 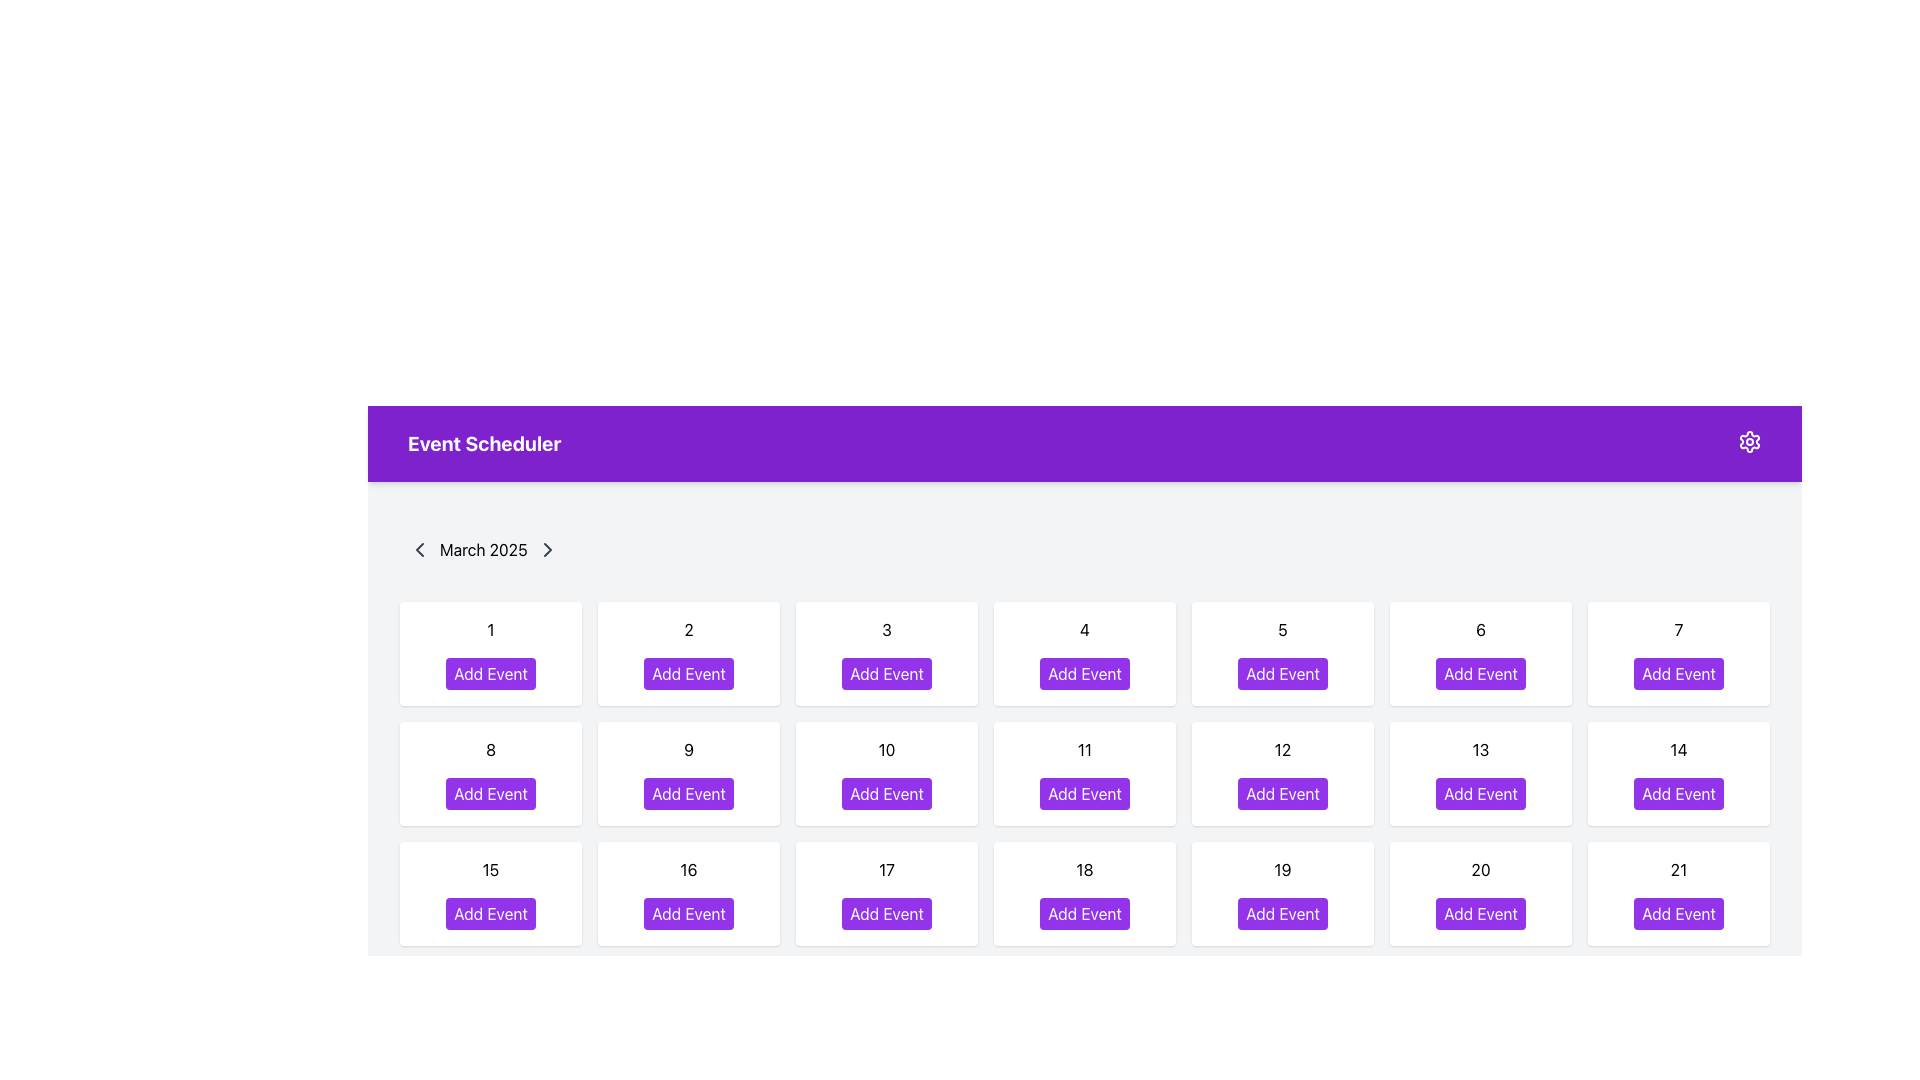 What do you see at coordinates (1083, 893) in the screenshot?
I see `the 'Add Event' button in the interactive calendar day cell located in the third row and fourth column of the grid layout beneath the 'Event Scheduler' header and 'March 2025' label` at bounding box center [1083, 893].